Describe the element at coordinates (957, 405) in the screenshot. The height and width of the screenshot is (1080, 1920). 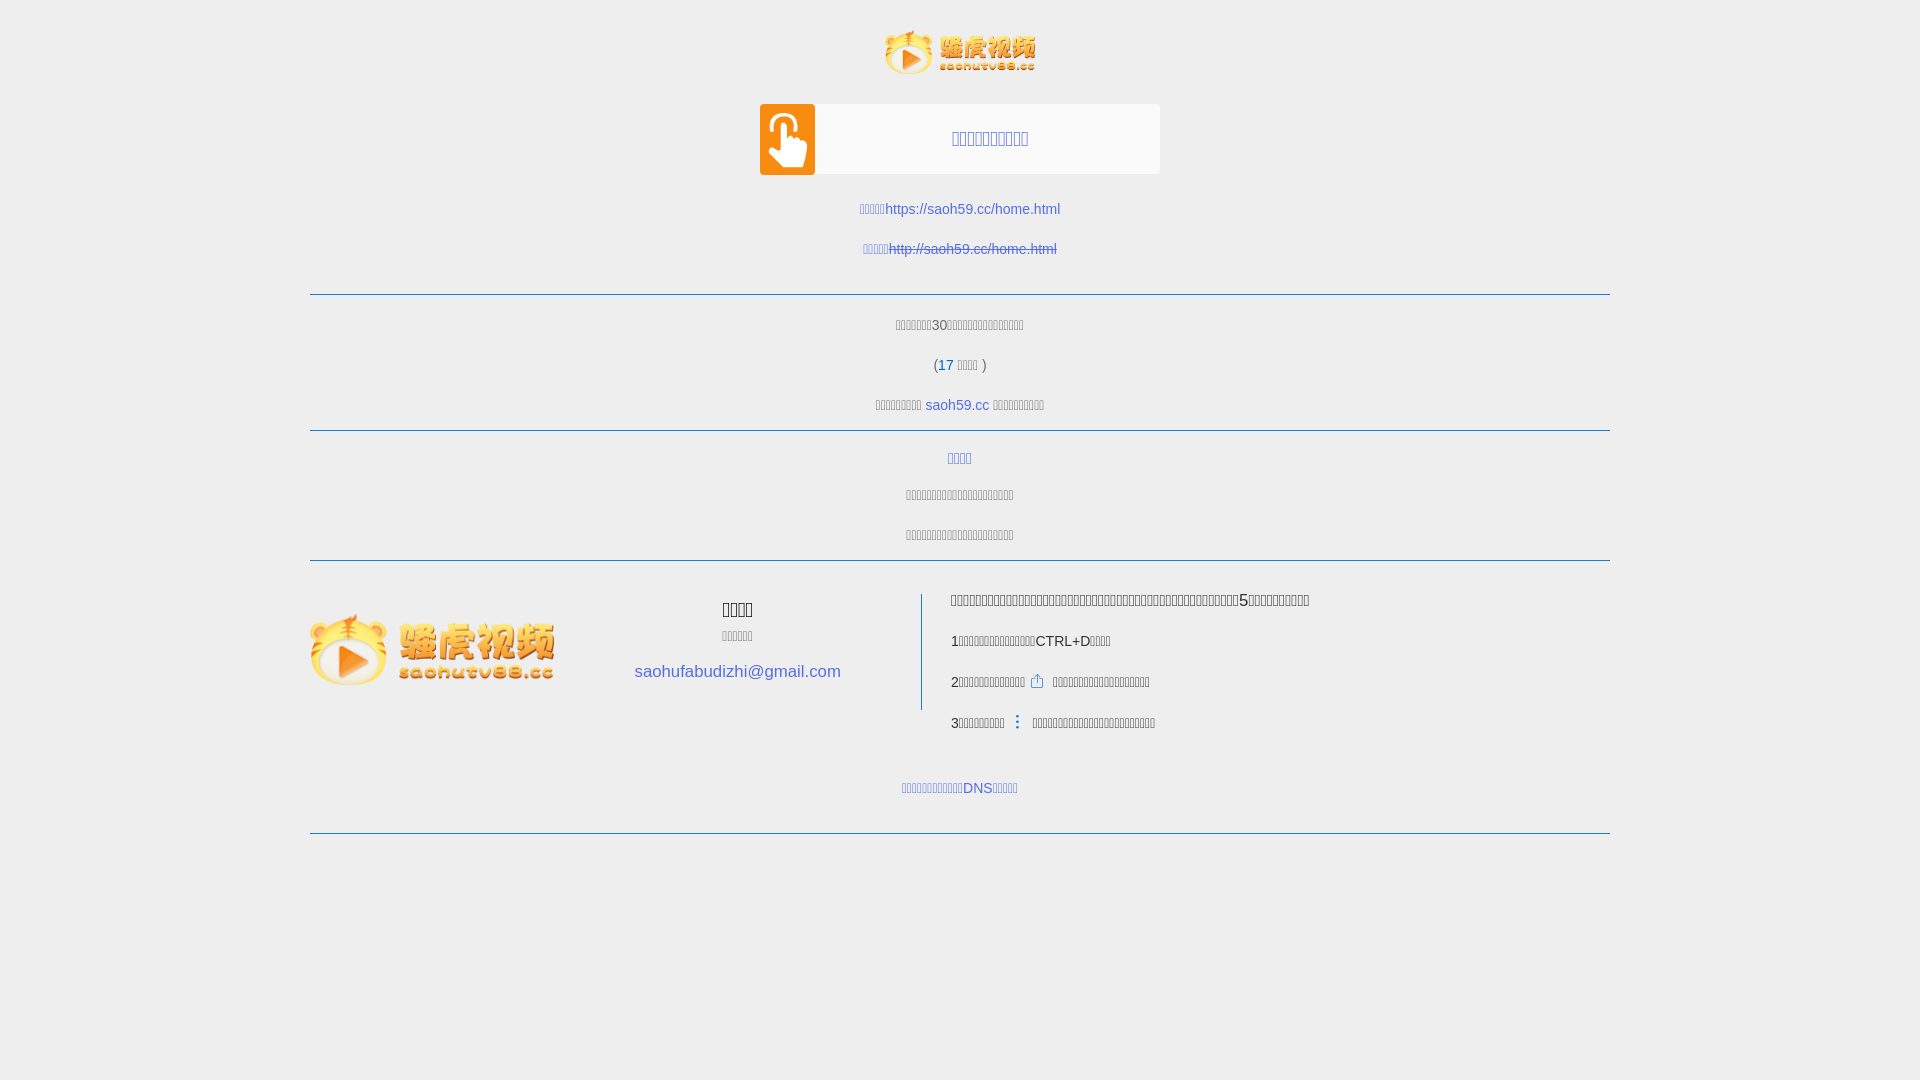
I see `'saoh59.cc'` at that location.